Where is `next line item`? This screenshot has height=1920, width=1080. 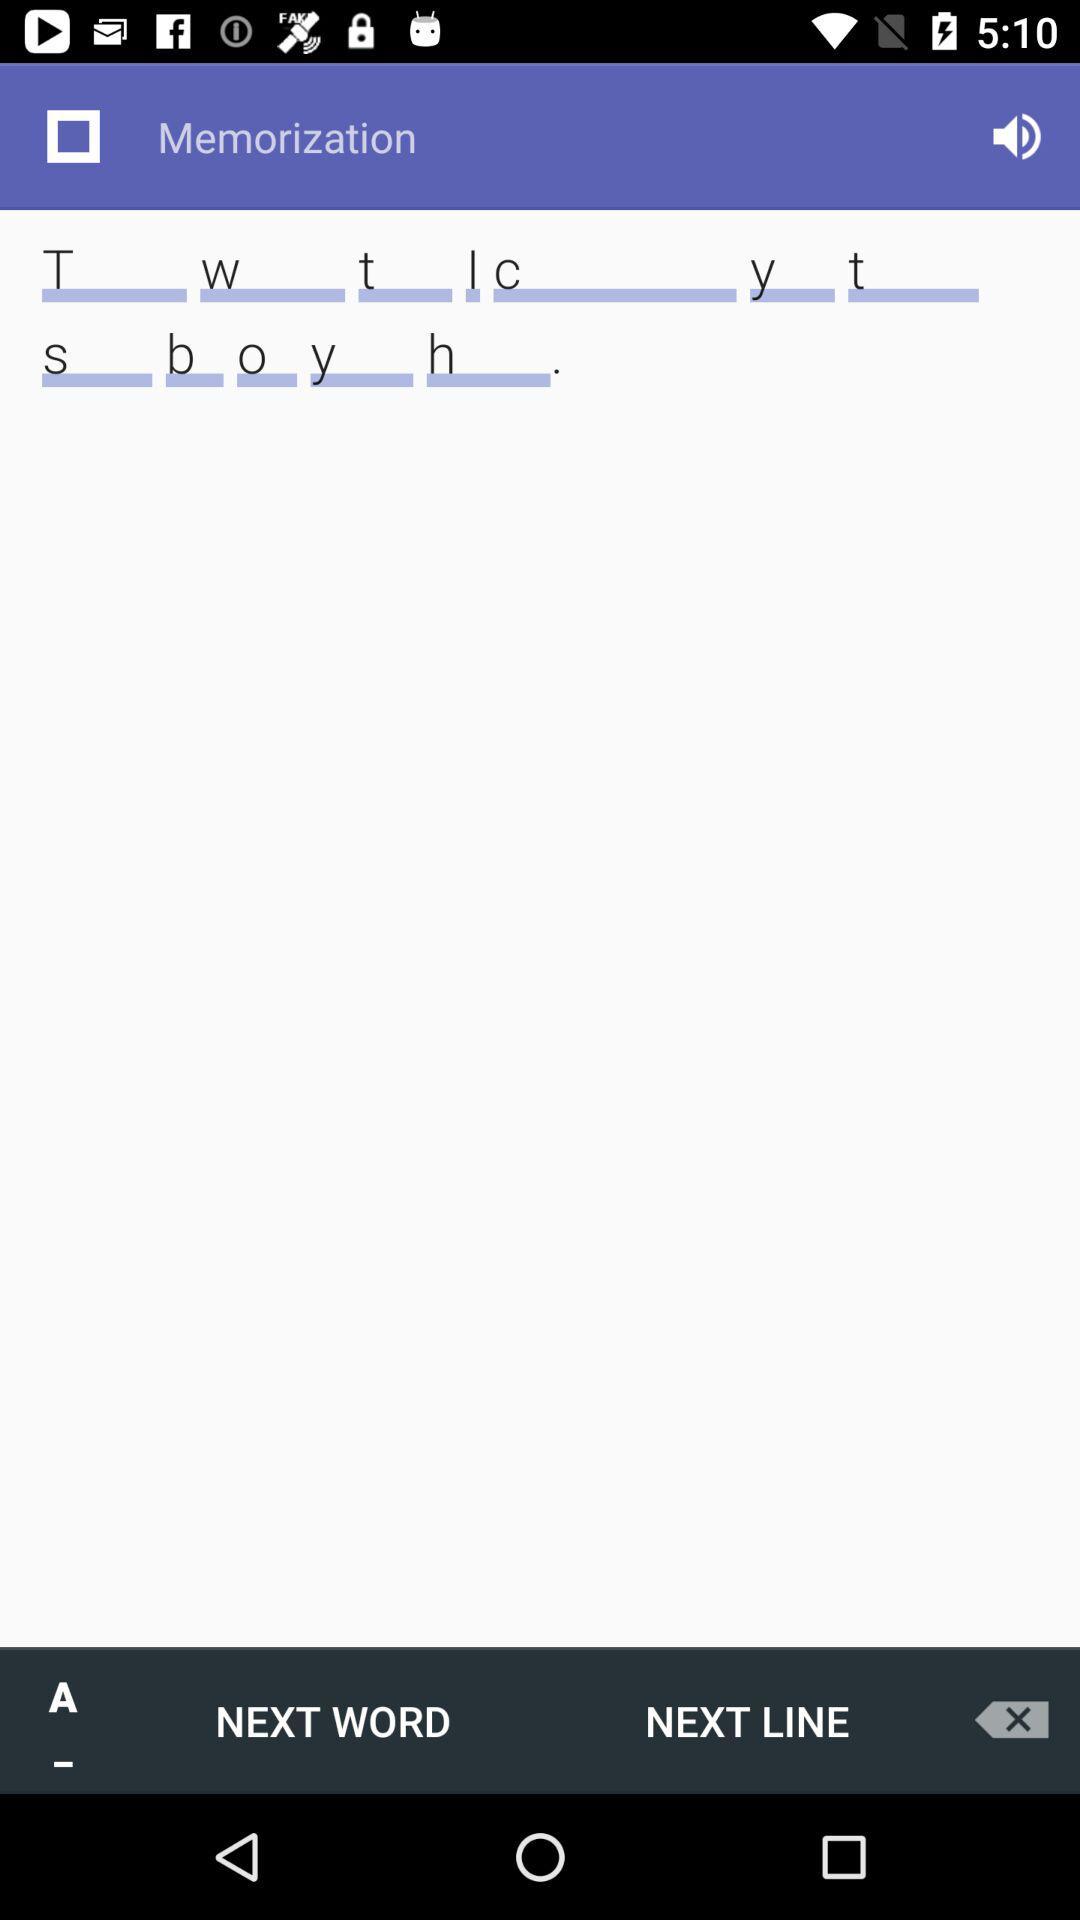
next line item is located at coordinates (747, 1719).